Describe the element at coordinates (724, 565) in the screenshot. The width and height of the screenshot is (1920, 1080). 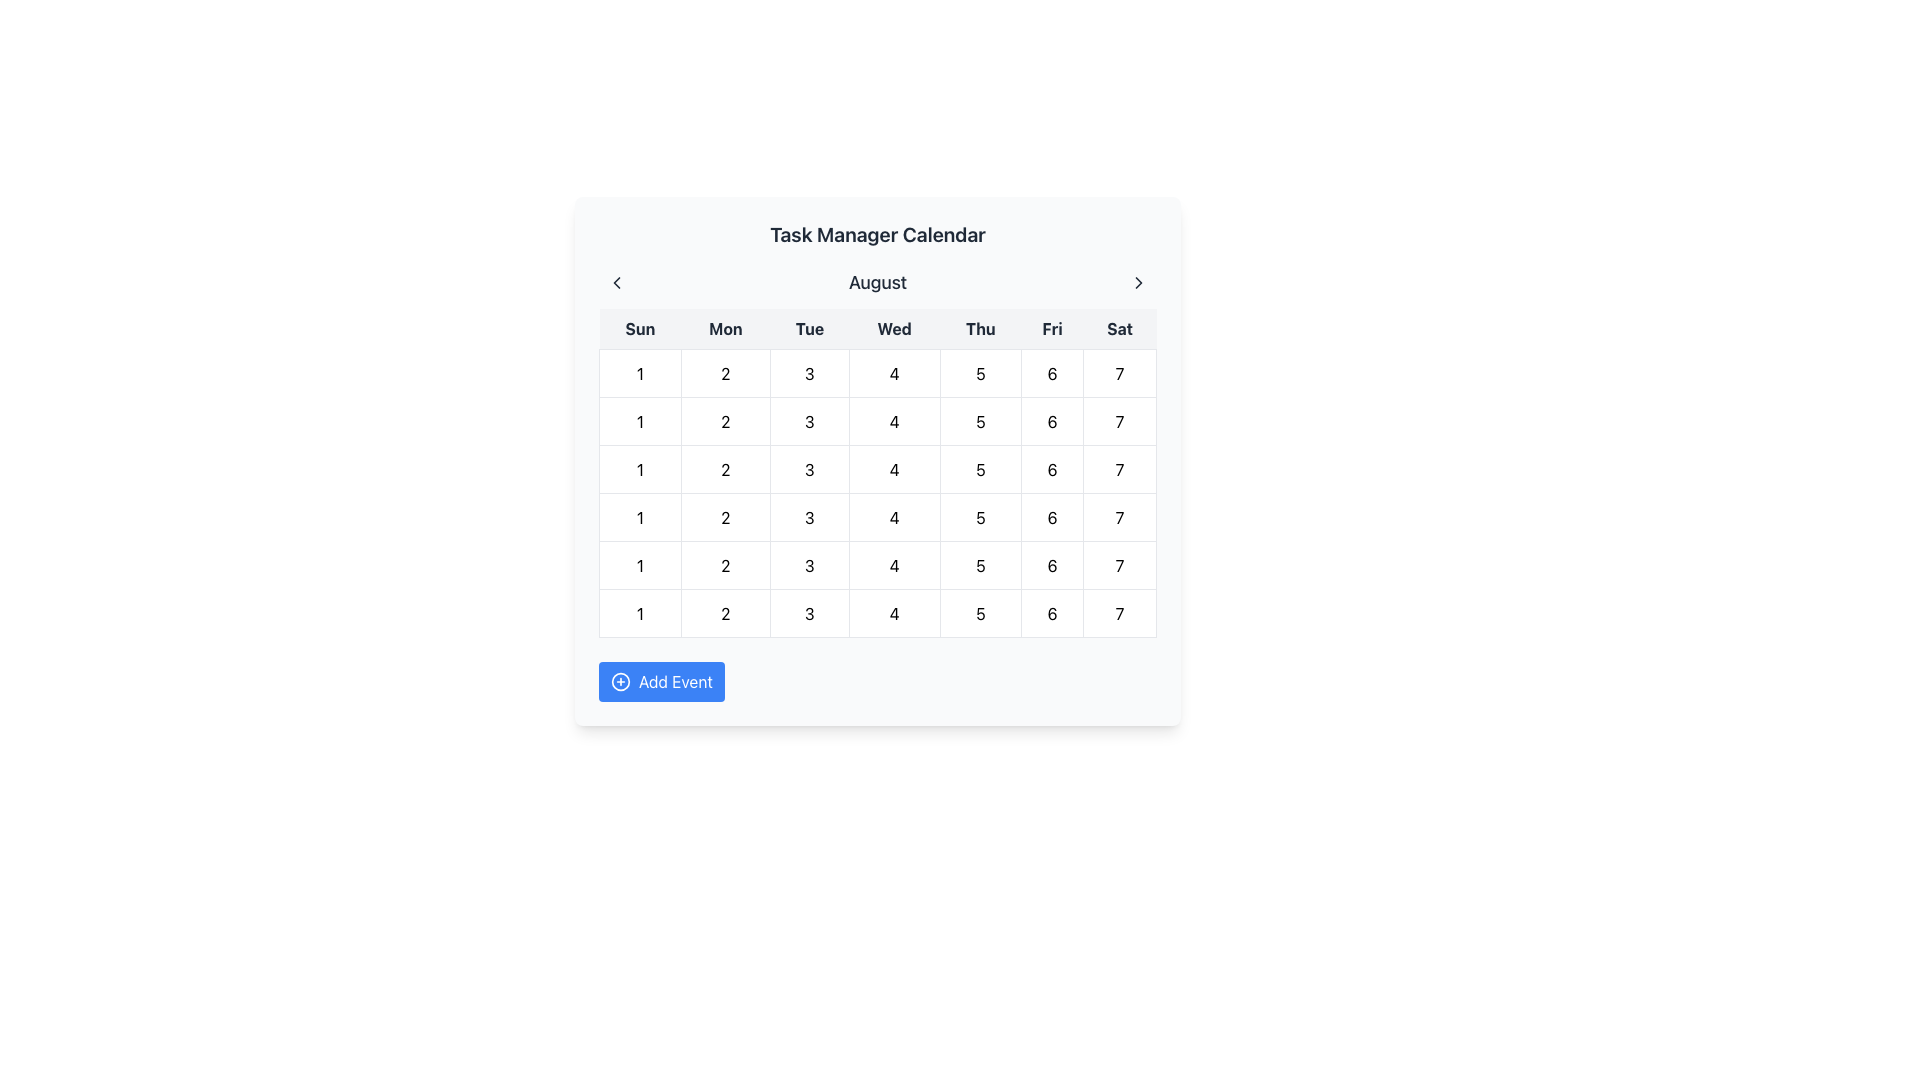
I see `the calendar cell representing the day '2' of the week Monday` at that location.